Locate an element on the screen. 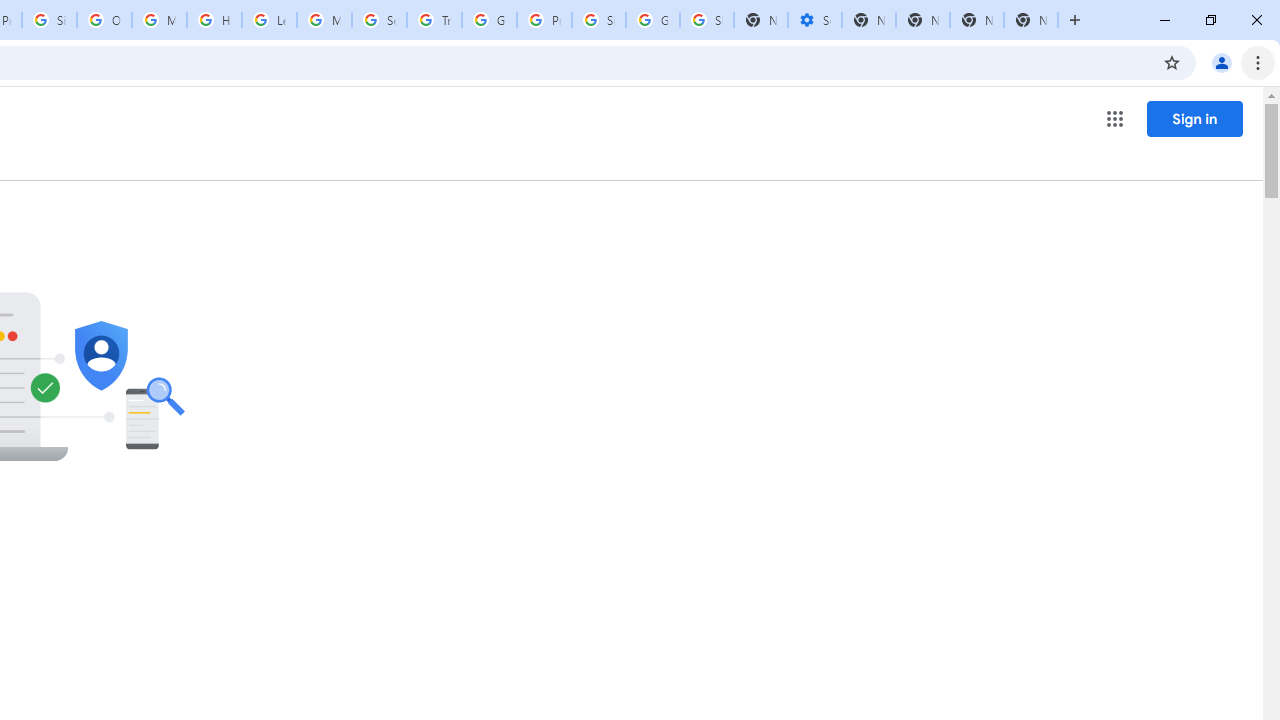 The height and width of the screenshot is (720, 1280). 'Settings - Performance' is located at coordinates (815, 20).